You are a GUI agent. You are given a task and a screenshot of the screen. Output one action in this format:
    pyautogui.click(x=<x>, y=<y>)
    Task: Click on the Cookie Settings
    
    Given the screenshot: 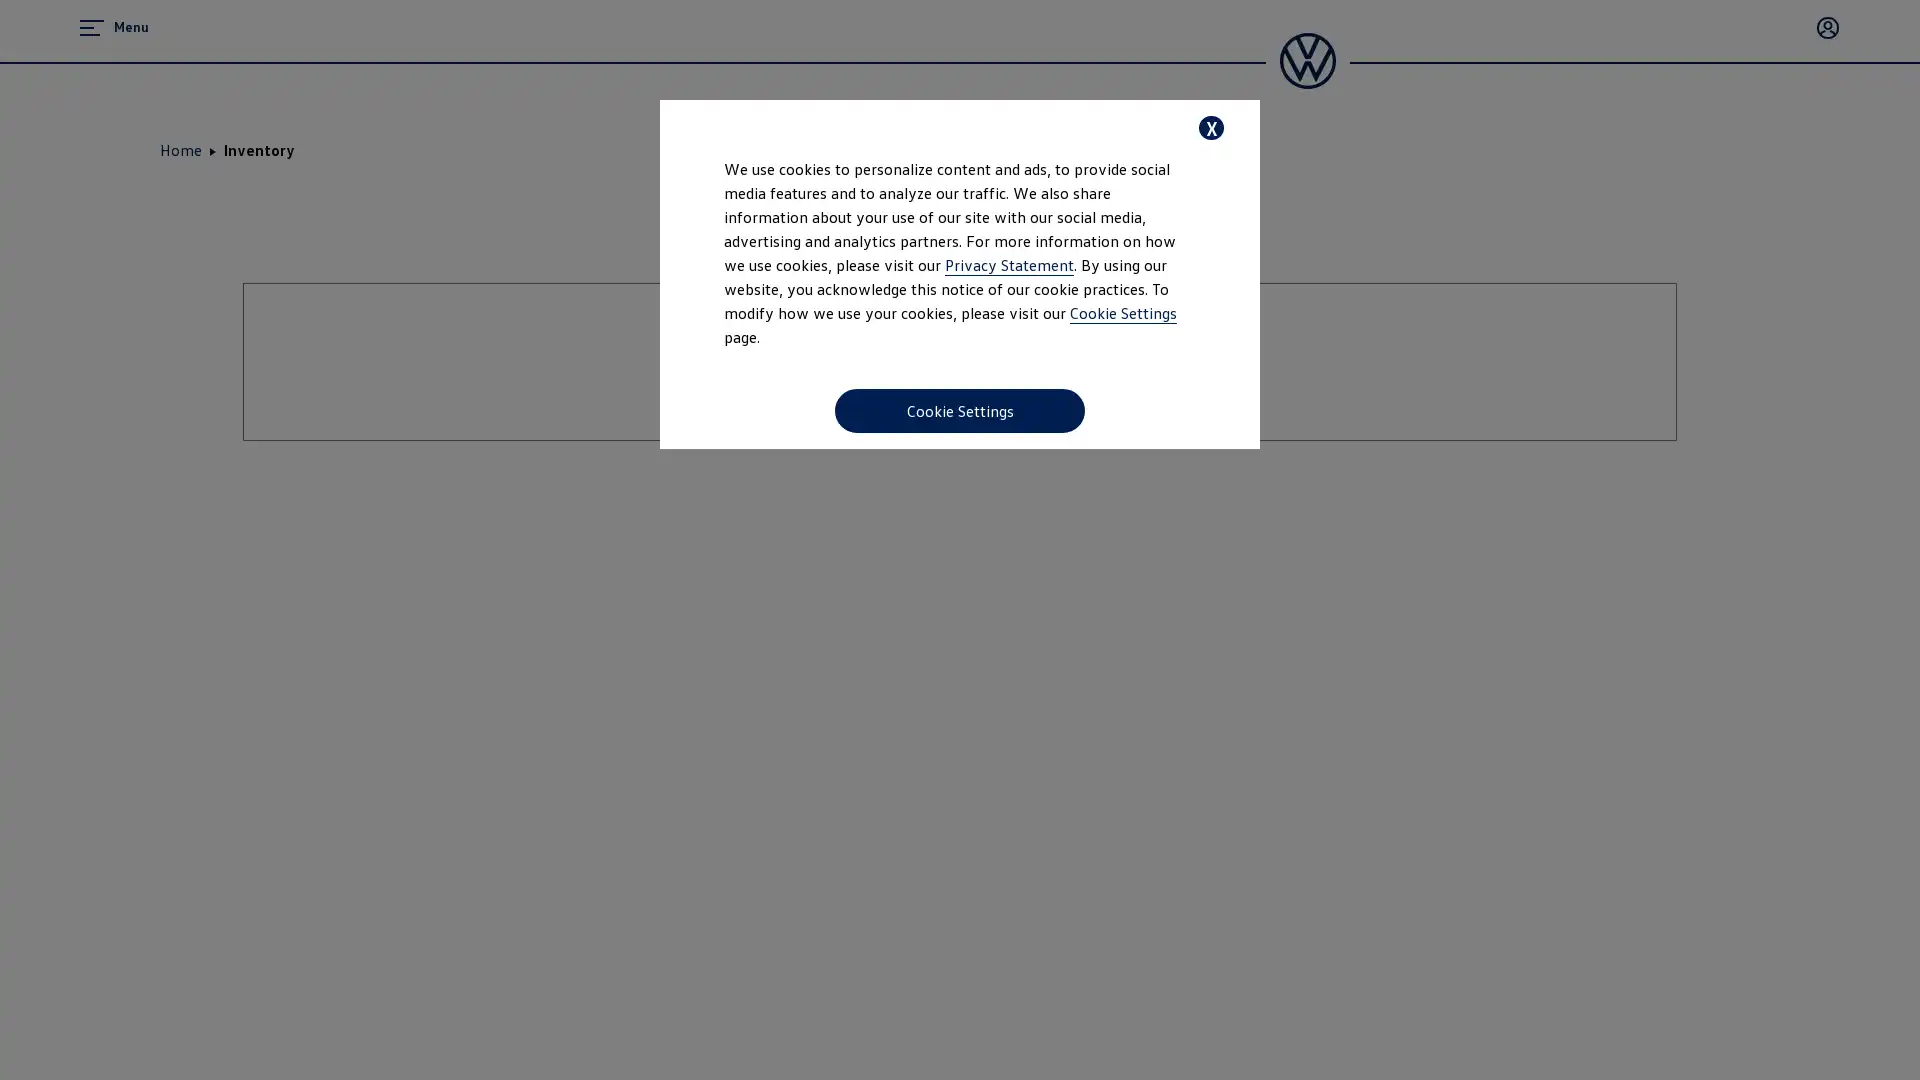 What is the action you would take?
    pyautogui.click(x=960, y=410)
    